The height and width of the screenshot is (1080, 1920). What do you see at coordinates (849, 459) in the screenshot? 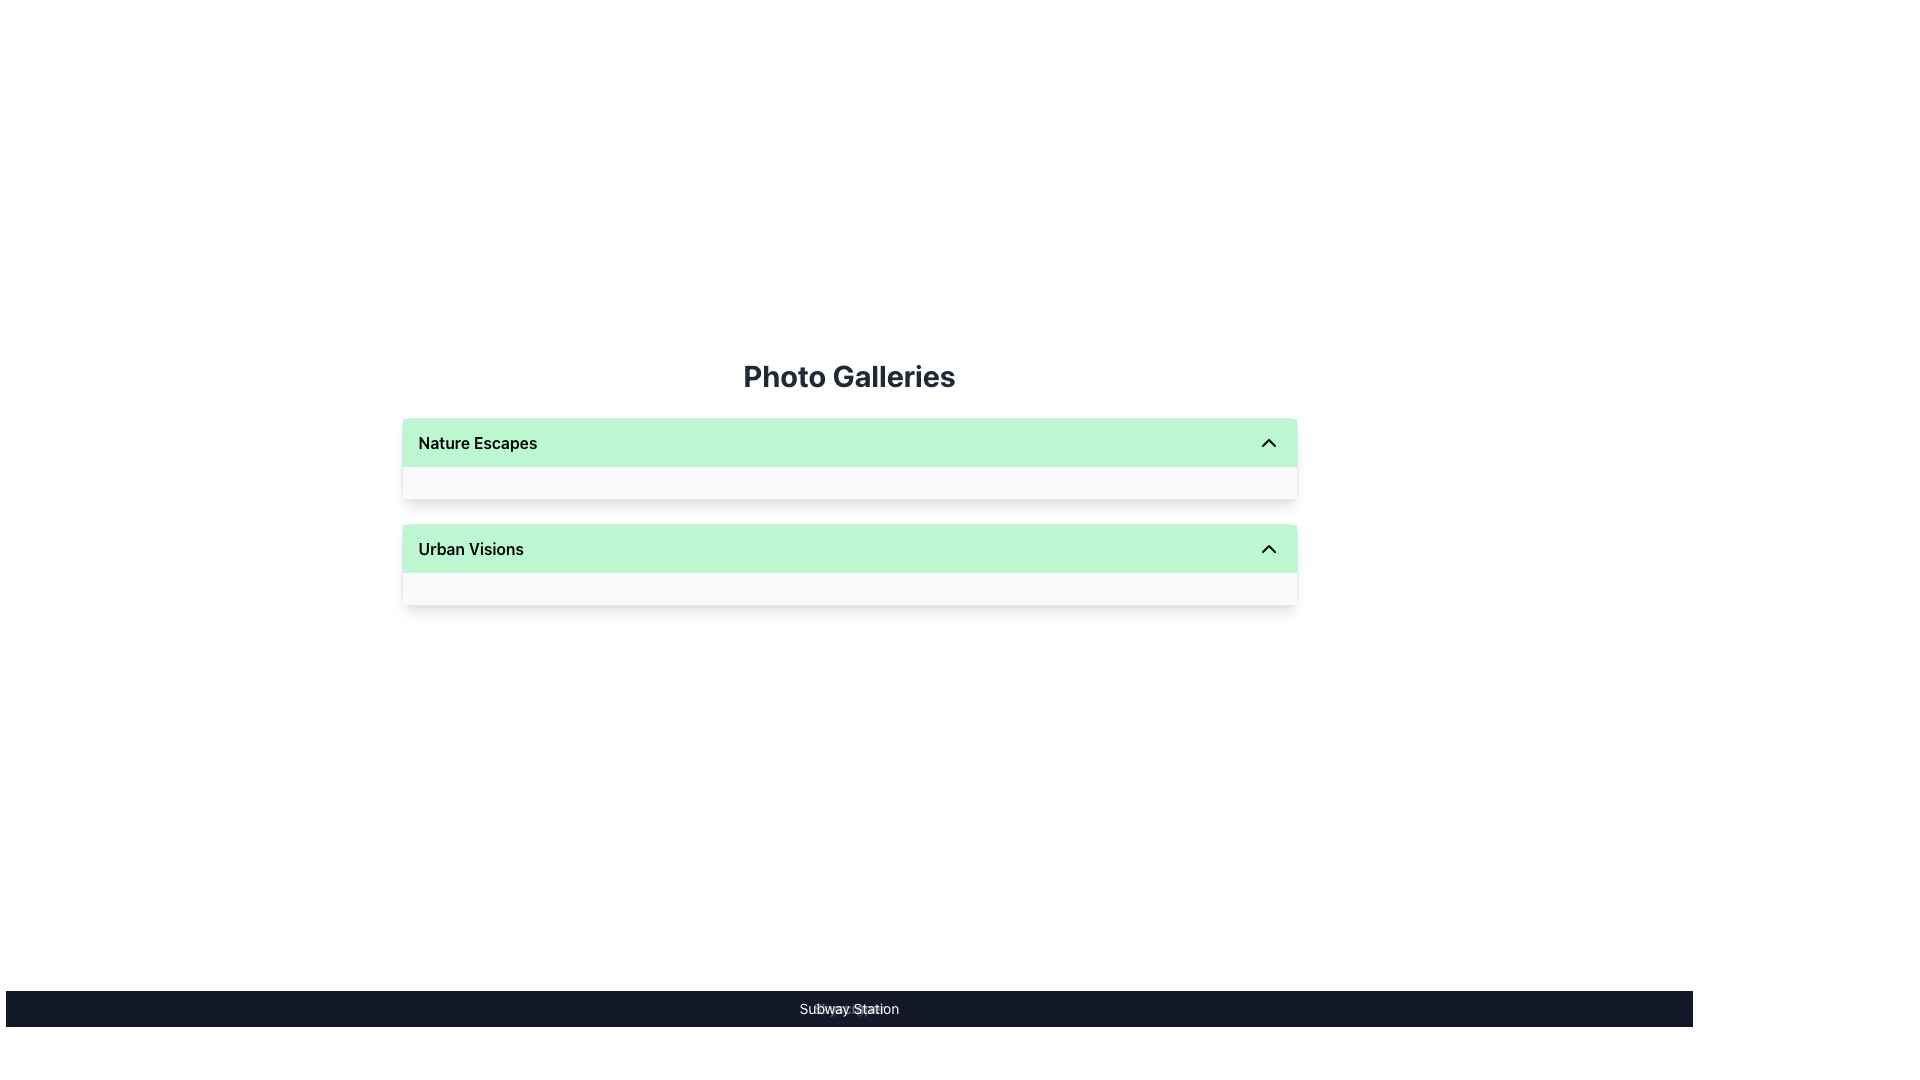
I see `the 'Nature Escapes' Collapsible Section Header` at bounding box center [849, 459].